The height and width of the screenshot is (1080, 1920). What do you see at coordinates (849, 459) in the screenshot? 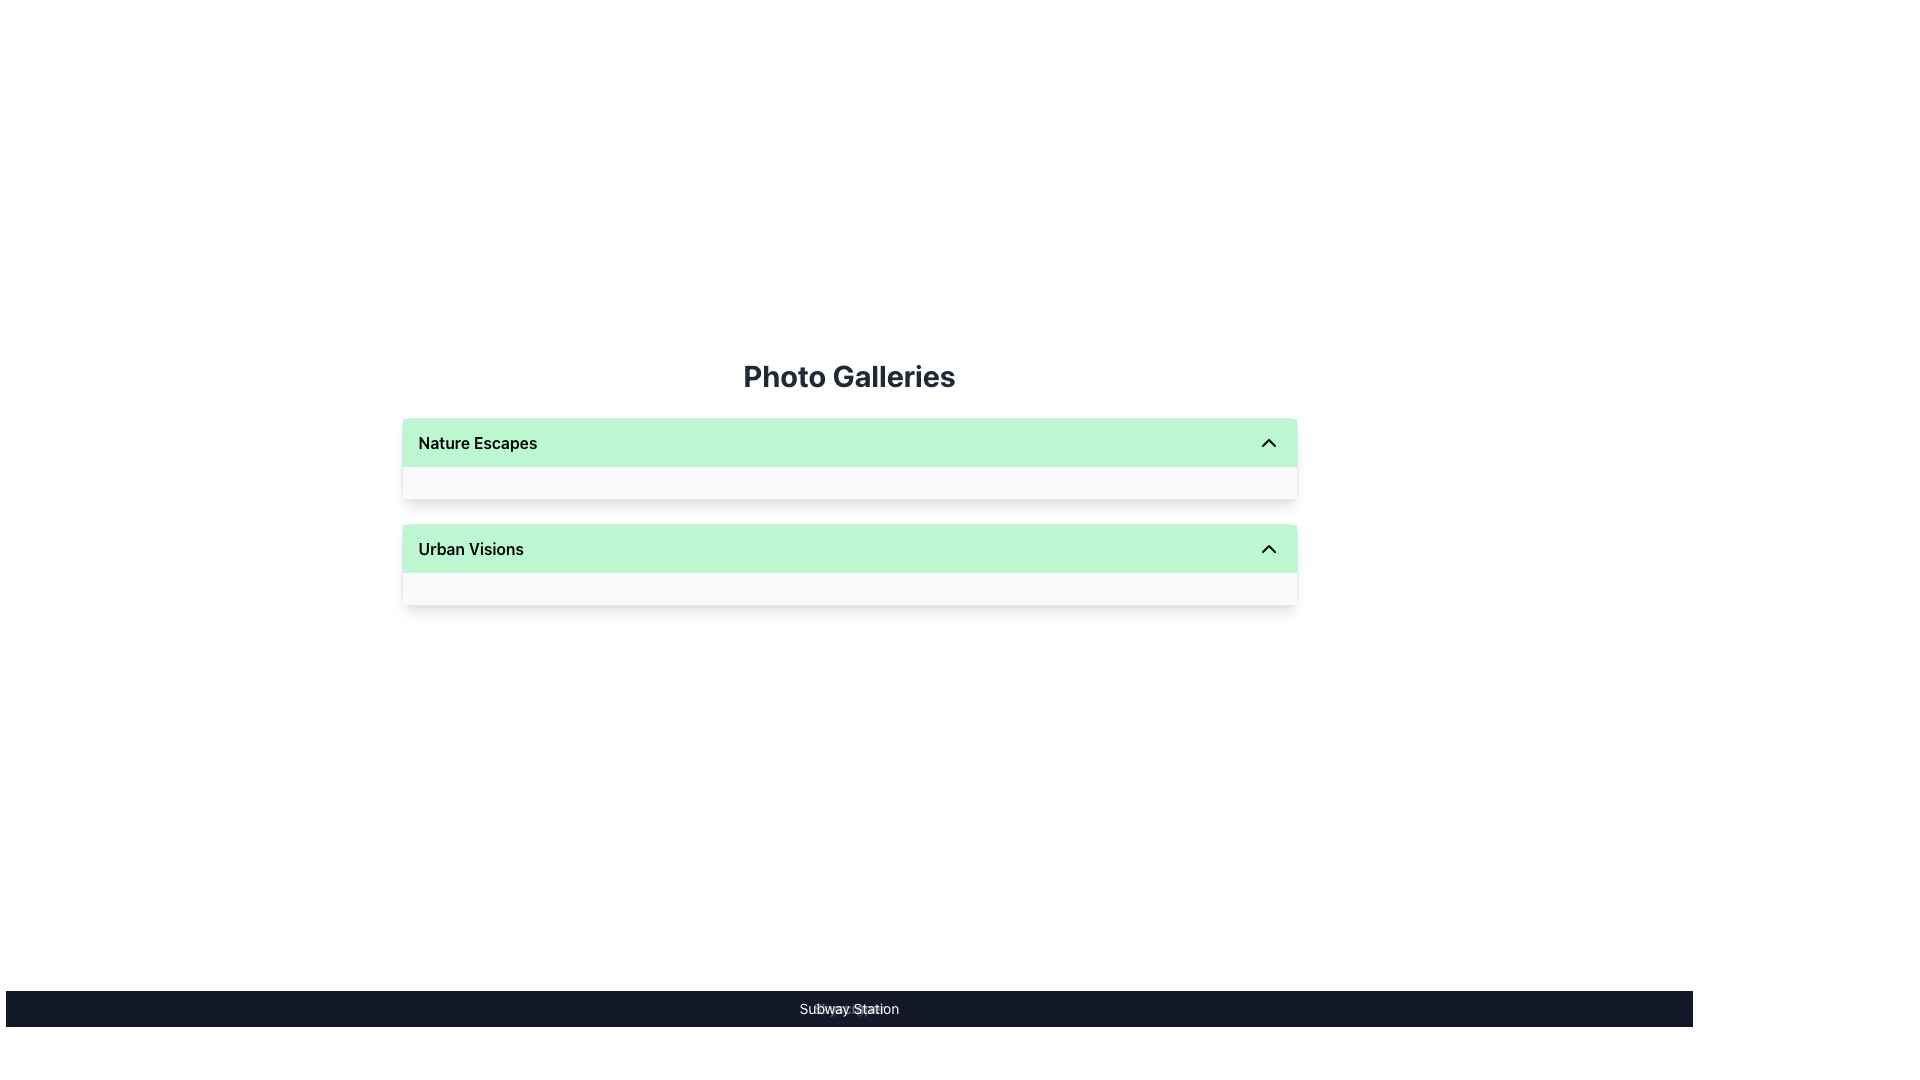
I see `the 'Nature Escapes' Collapsible Section Header` at bounding box center [849, 459].